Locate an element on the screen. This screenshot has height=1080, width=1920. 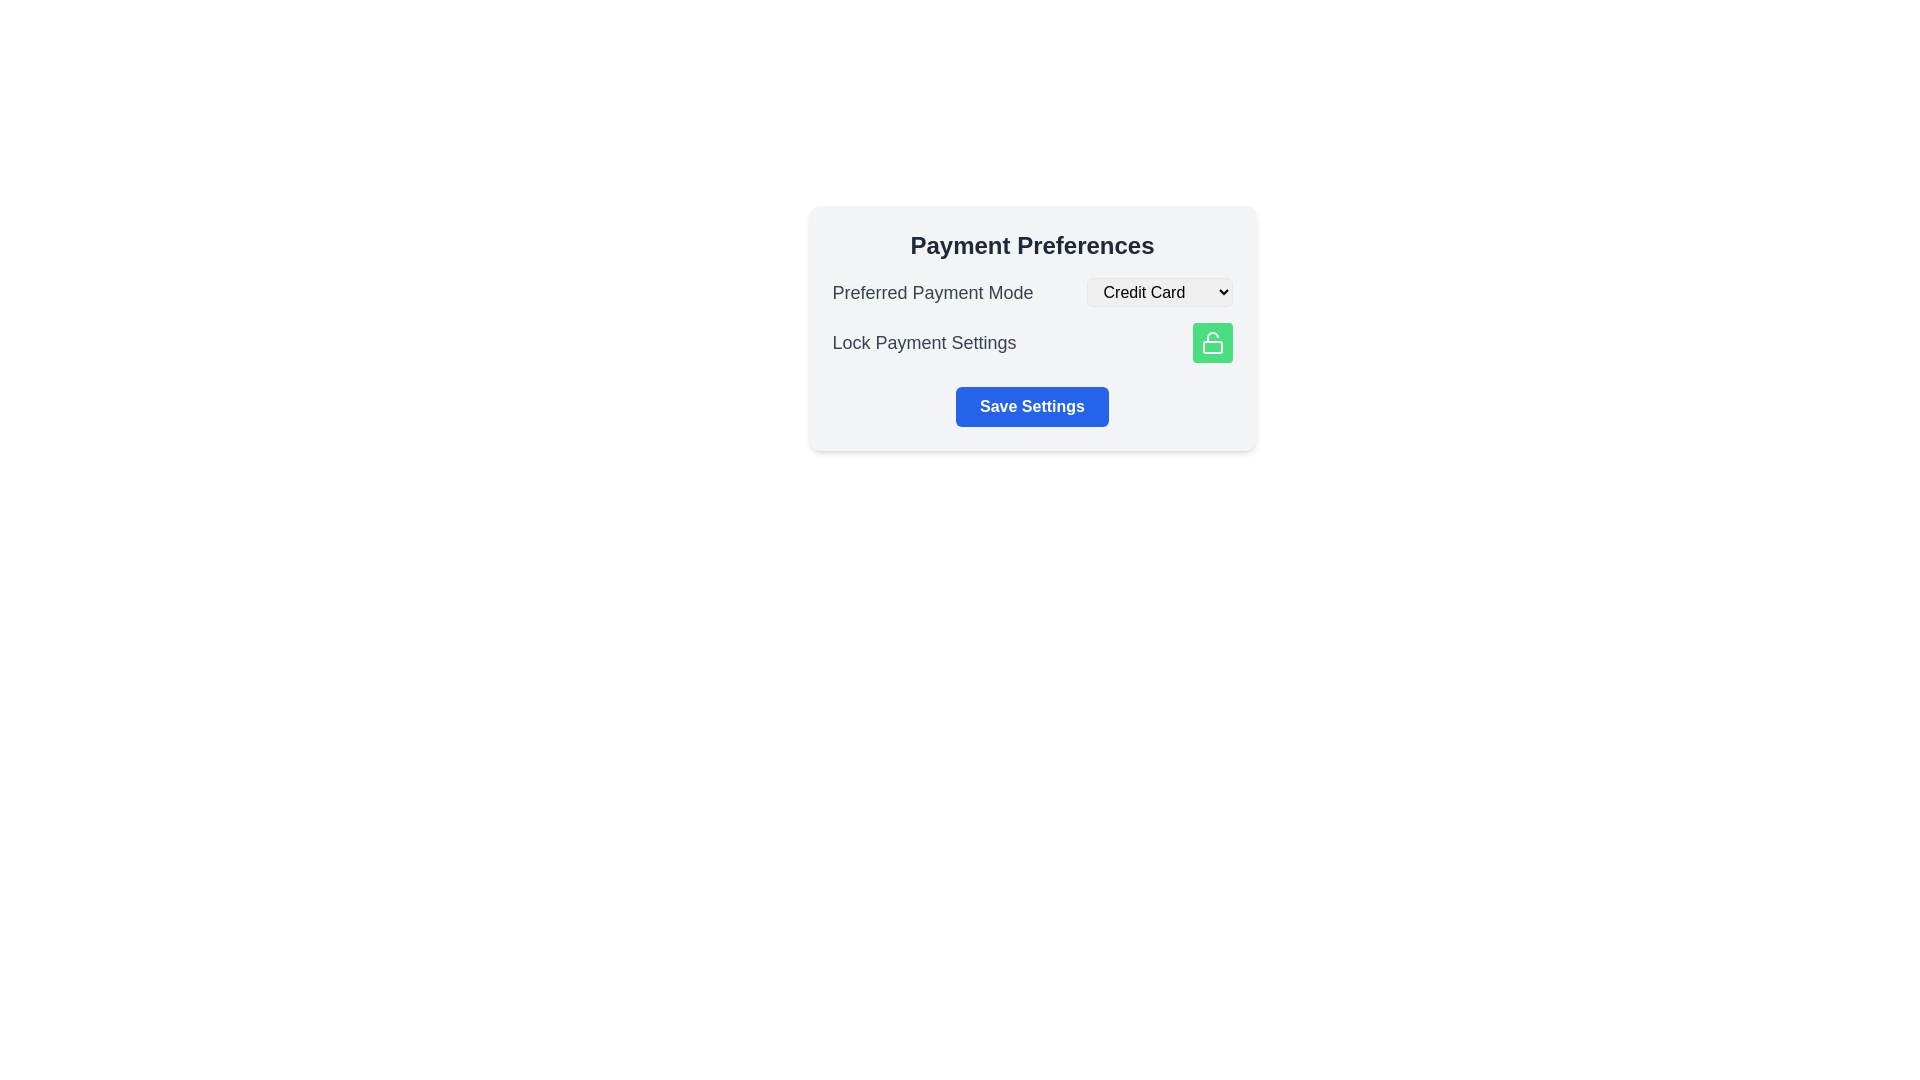
the open lock shackle icon within the SVG graphic, located on the right side of the 'Lock Payment Settings' label in the 'Payment Preferences' section is located at coordinates (1211, 336).